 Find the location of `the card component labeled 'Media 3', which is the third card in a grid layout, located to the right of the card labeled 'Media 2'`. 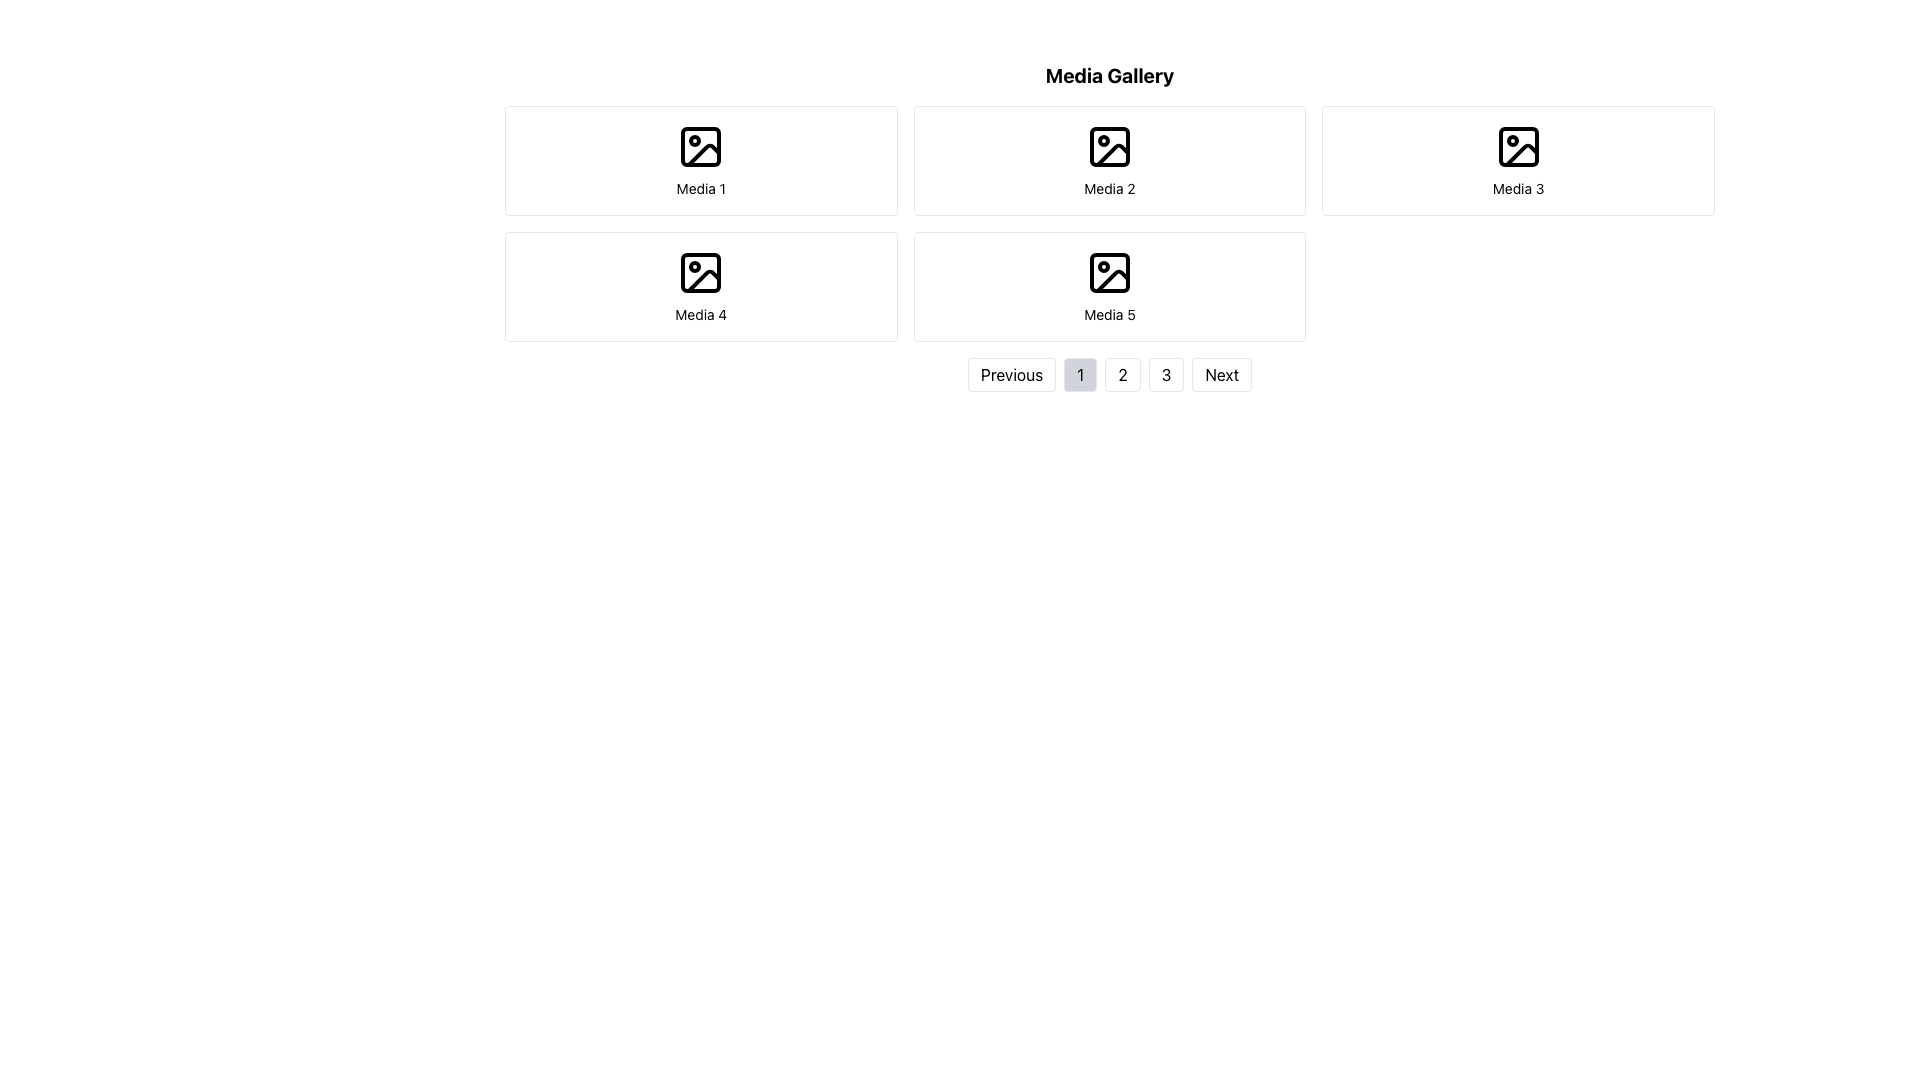

the card component labeled 'Media 3', which is the third card in a grid layout, located to the right of the card labeled 'Media 2' is located at coordinates (1518, 160).